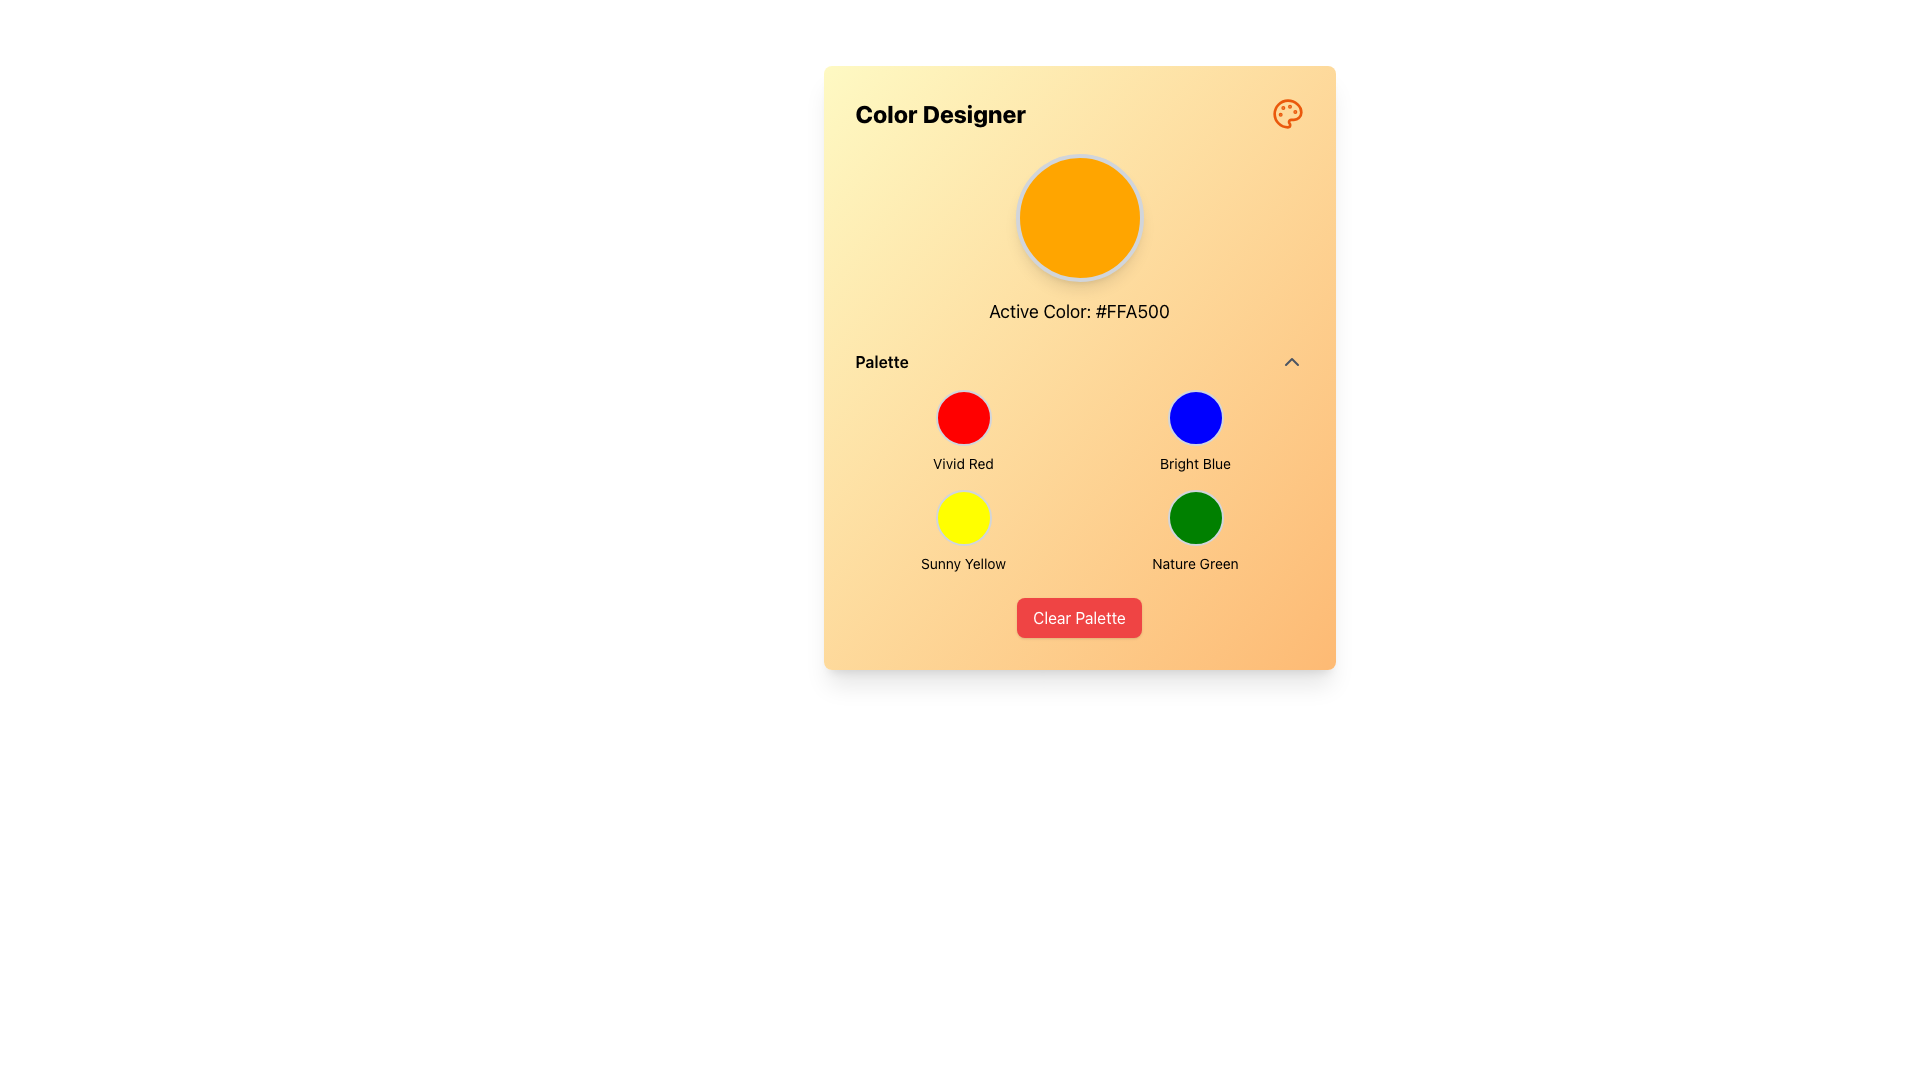 The image size is (1920, 1080). What do you see at coordinates (1195, 431) in the screenshot?
I see `to select the 'Bright Blue' color from the selectable color component positioned in the grid's first row, second column` at bounding box center [1195, 431].